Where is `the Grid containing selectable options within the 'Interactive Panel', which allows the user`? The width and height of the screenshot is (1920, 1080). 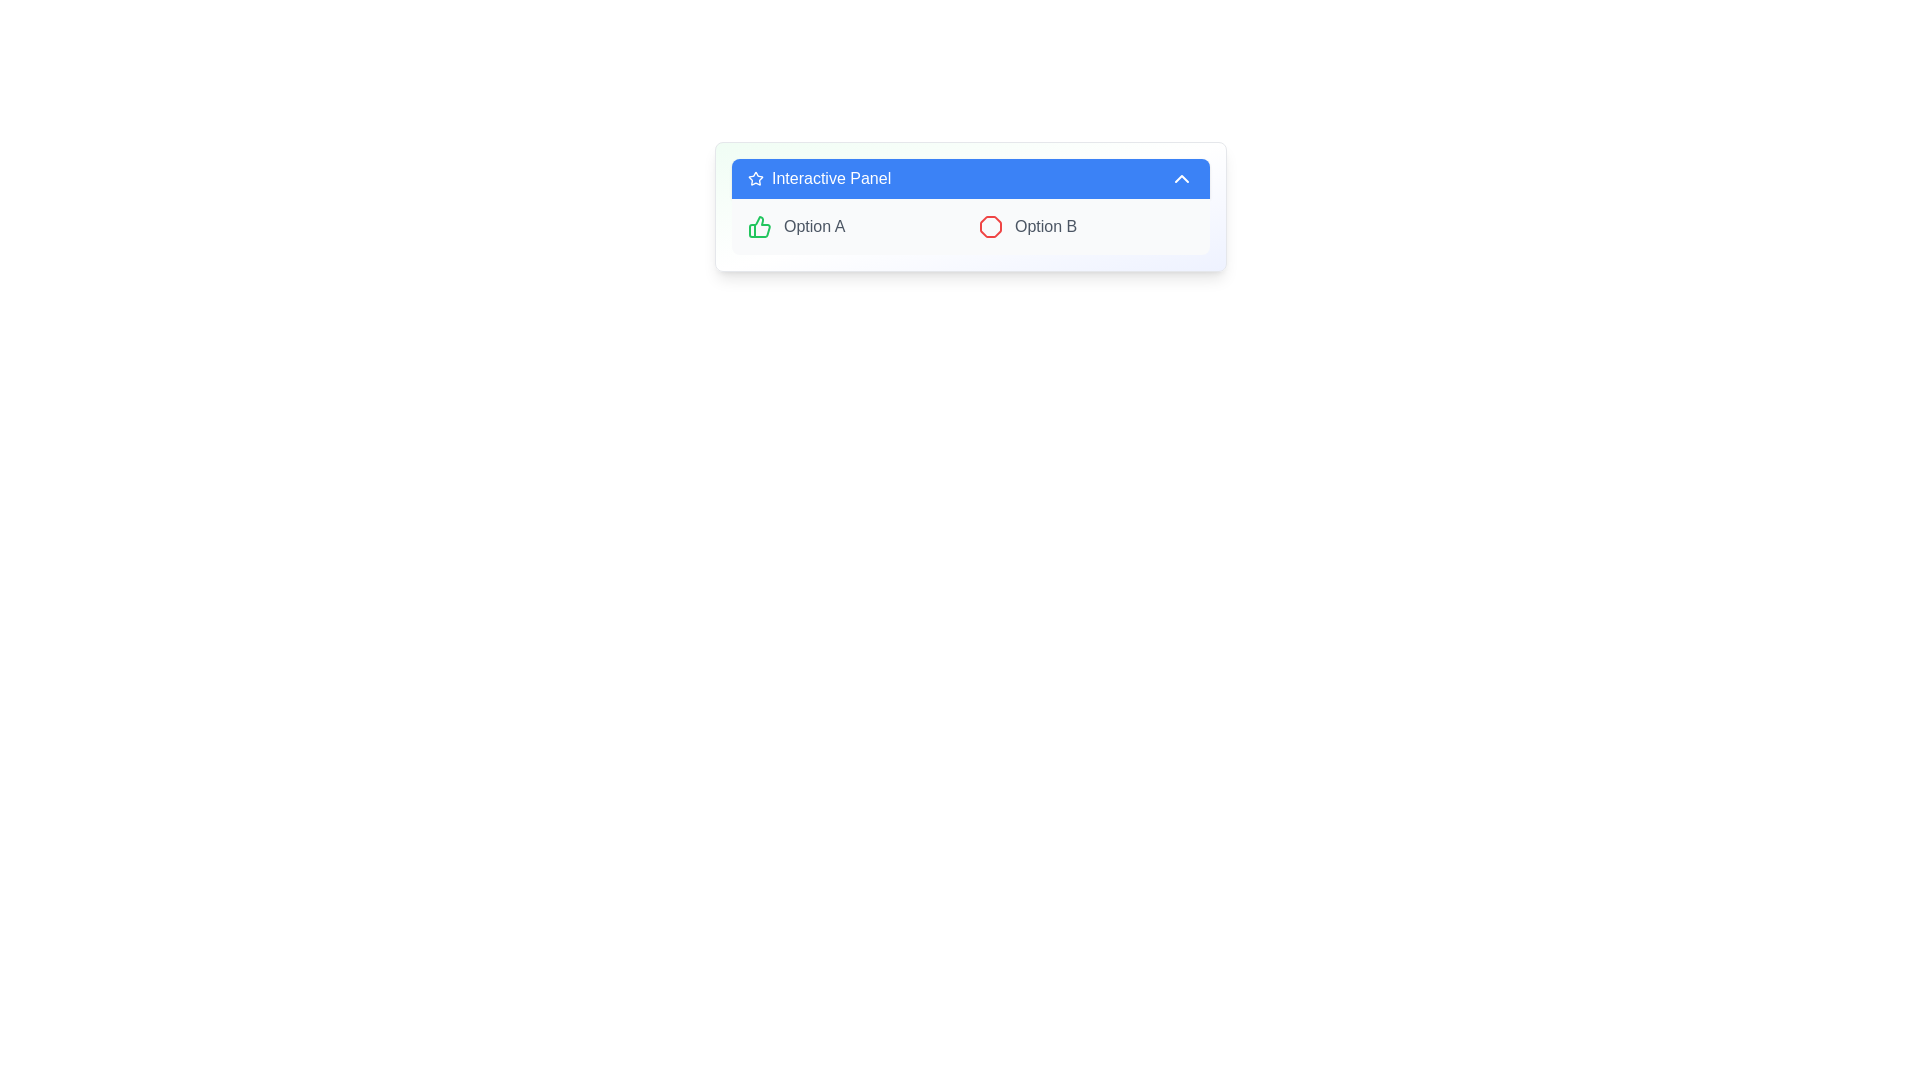
the Grid containing selectable options within the 'Interactive Panel', which allows the user is located at coordinates (970, 226).